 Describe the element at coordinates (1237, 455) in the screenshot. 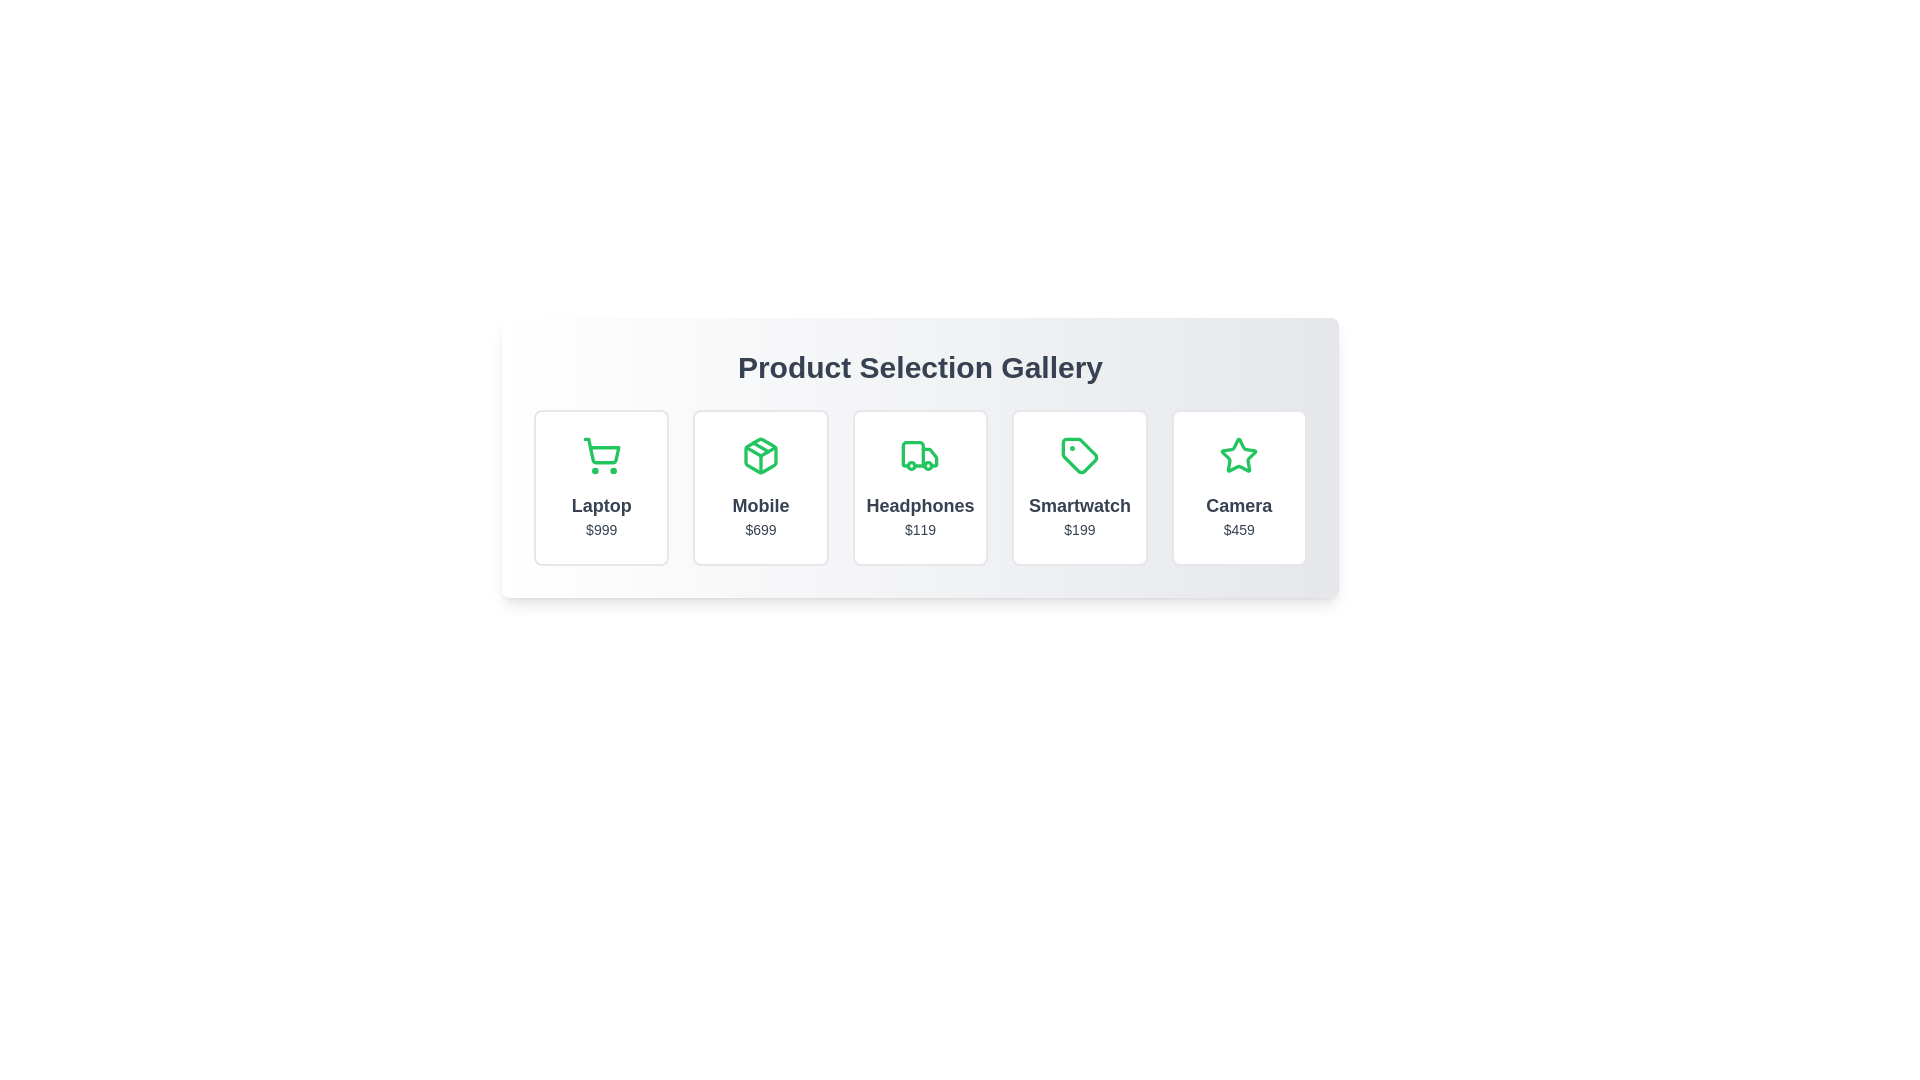

I see `the surrounding card by clicking on the star icon located within the 'Camera' product card in the 'Product Selection Gallery'` at that location.